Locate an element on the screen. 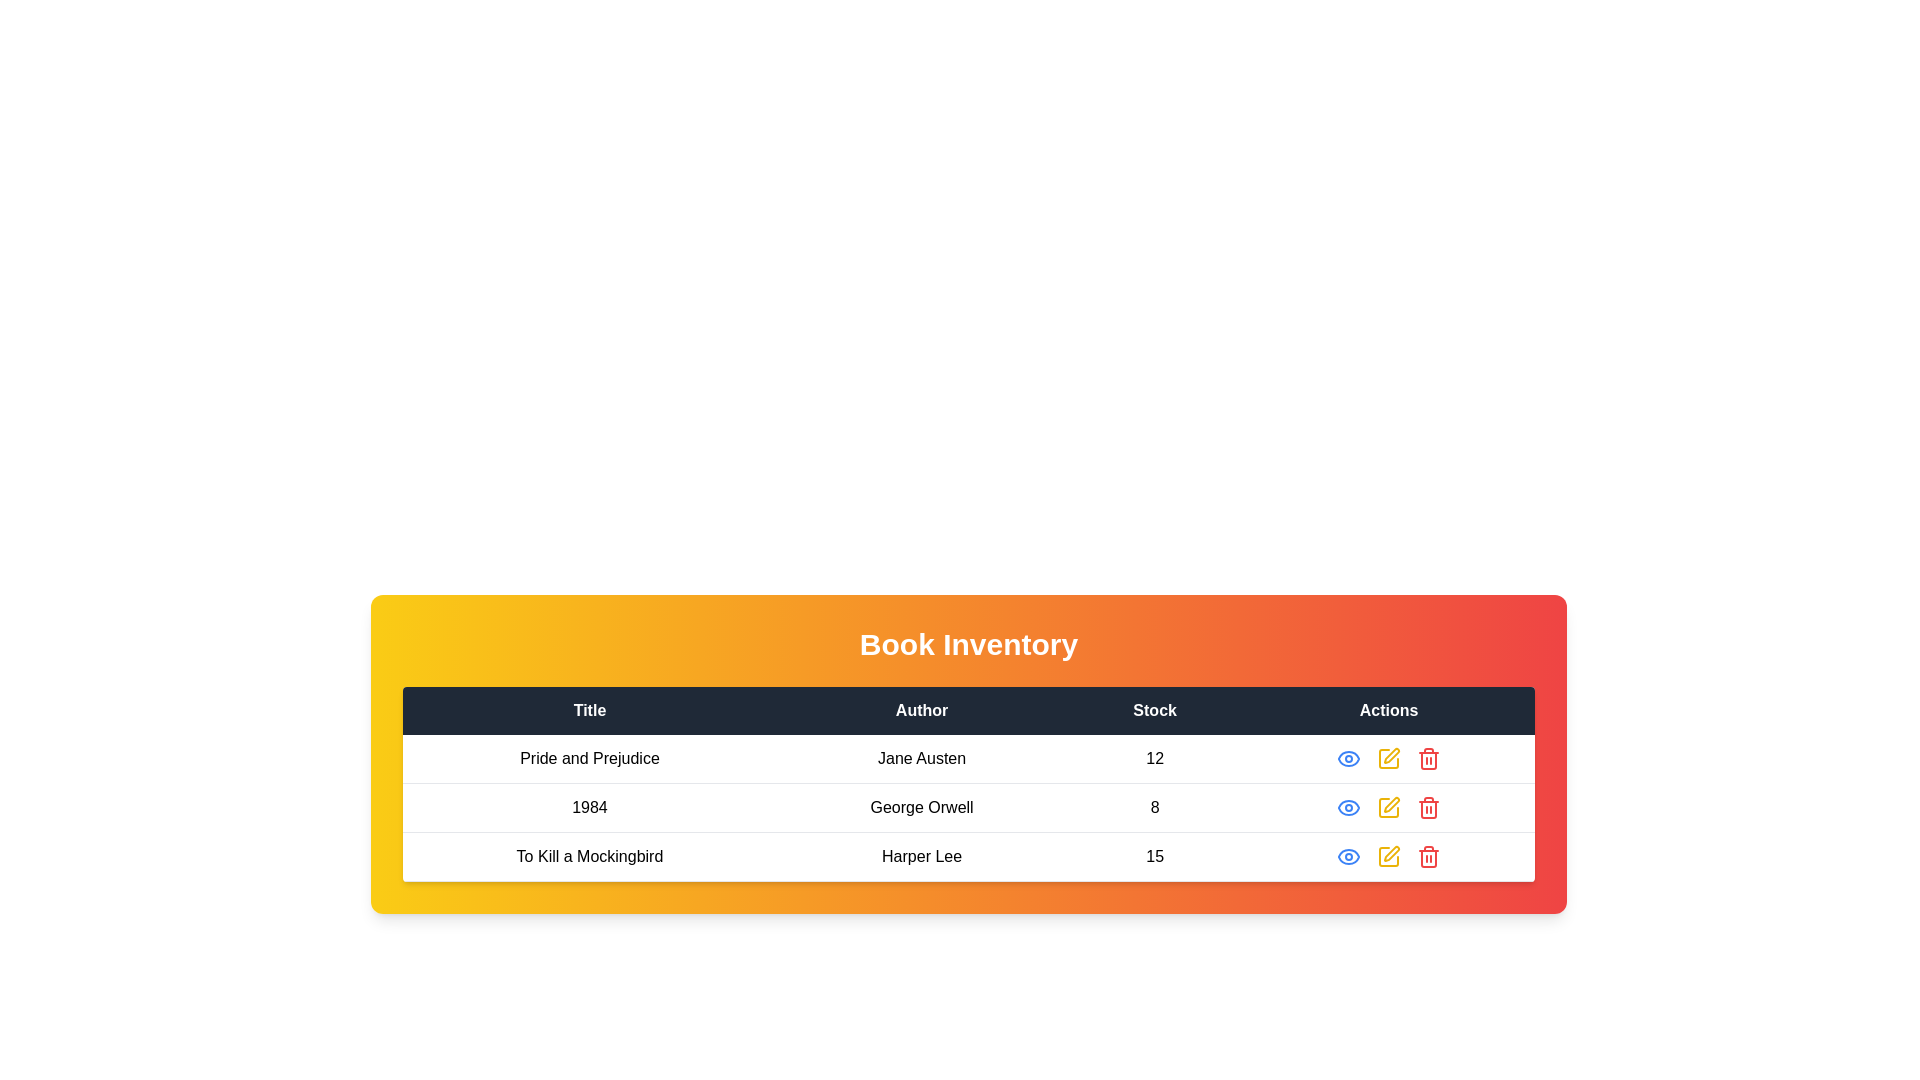 The image size is (1920, 1080). the text label element displaying 'Pride and Prejudice', which is located in the first row under the 'Title' column of the table layout is located at coordinates (589, 759).